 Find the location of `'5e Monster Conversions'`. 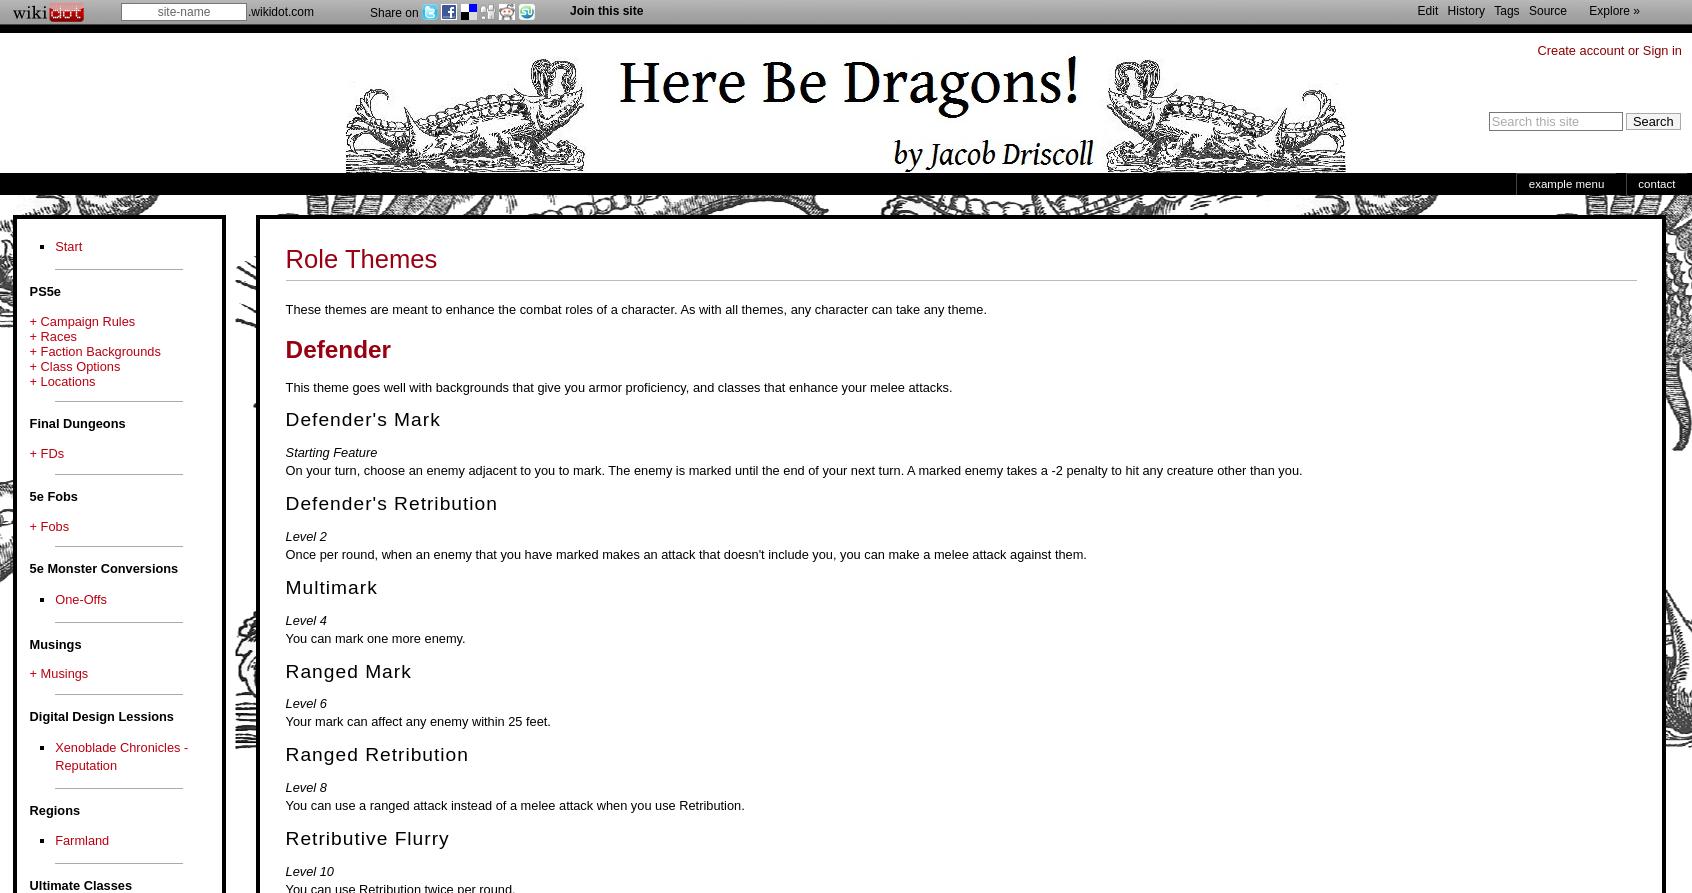

'5e Monster Conversions' is located at coordinates (103, 567).